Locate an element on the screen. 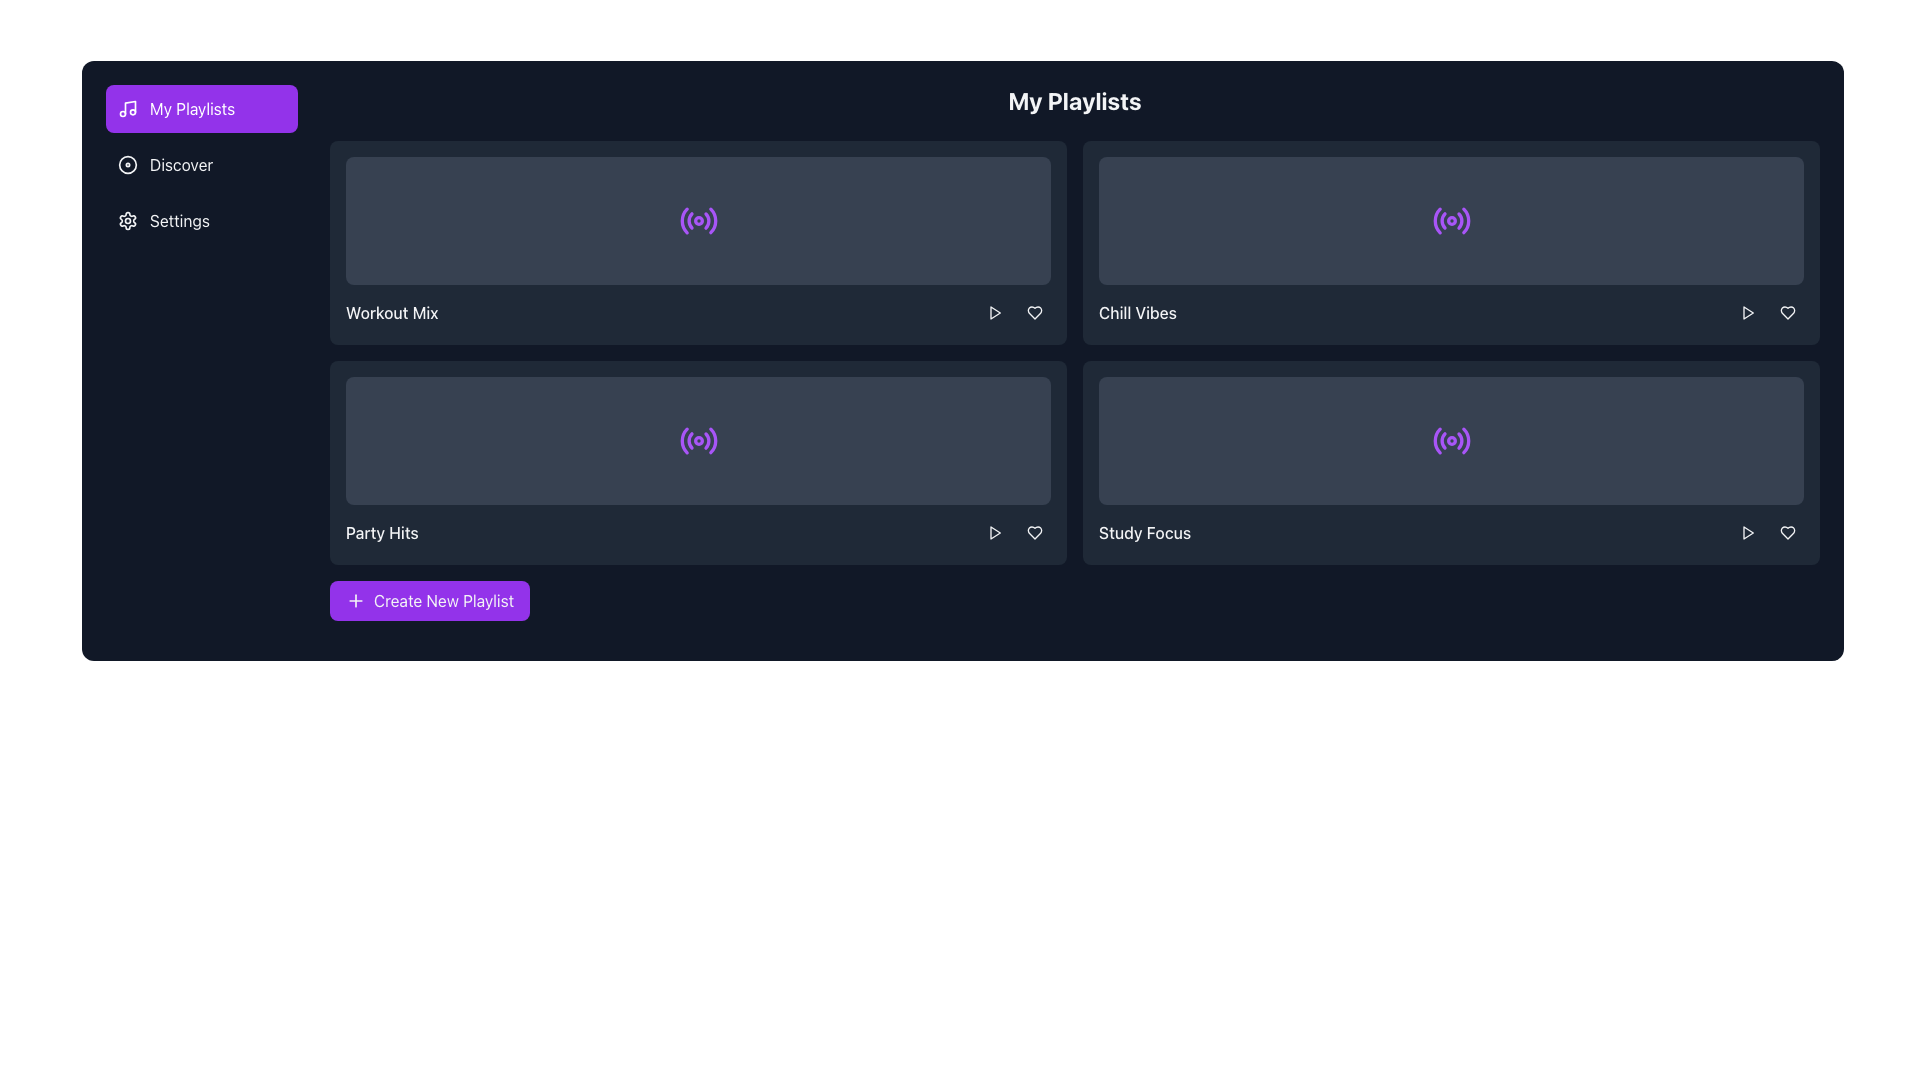 Image resolution: width=1920 pixels, height=1080 pixels. the heart-shaped button outlined in white located in the bottom right corner of the 'Study Focus' playlist card to favorite or unfavorite the playlist is located at coordinates (1788, 531).